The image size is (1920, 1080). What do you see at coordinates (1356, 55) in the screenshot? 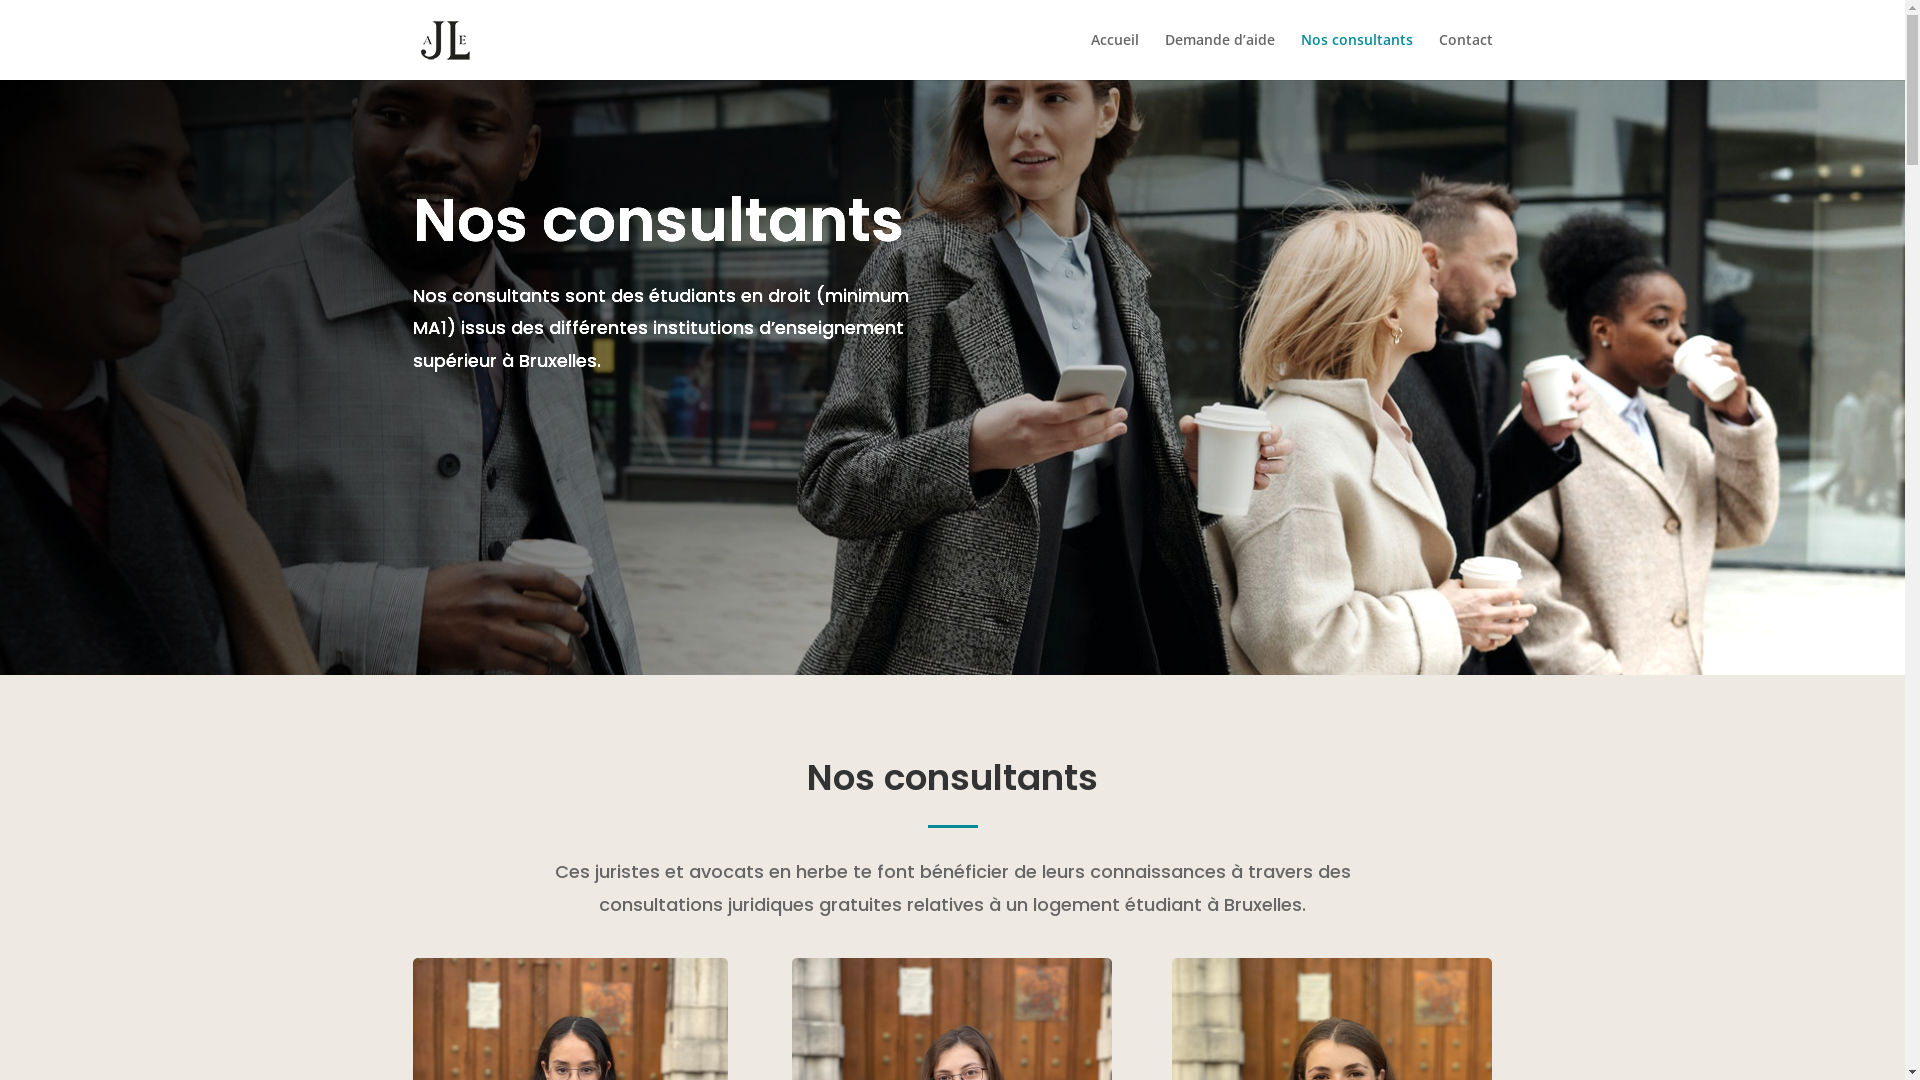
I see `'Nos consultants'` at bounding box center [1356, 55].